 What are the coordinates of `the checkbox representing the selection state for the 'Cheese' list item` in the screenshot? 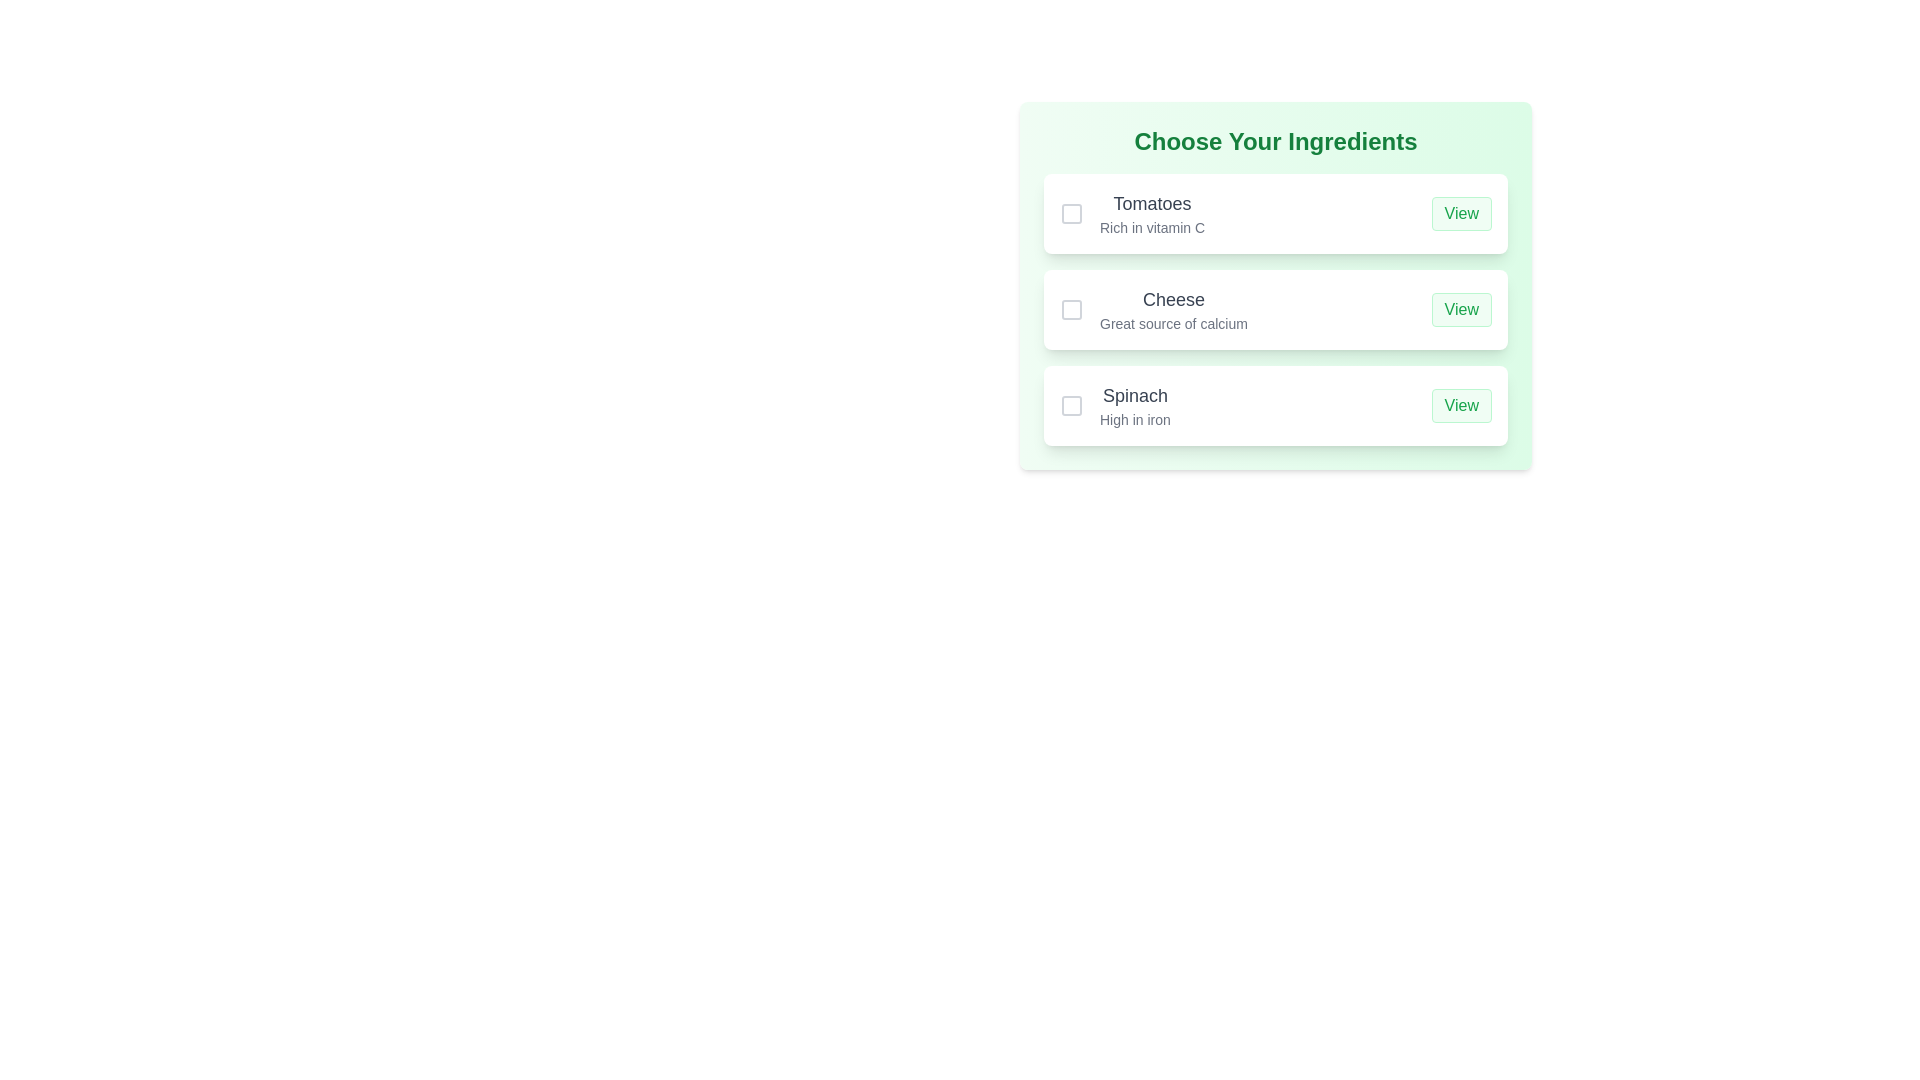 It's located at (1070, 309).